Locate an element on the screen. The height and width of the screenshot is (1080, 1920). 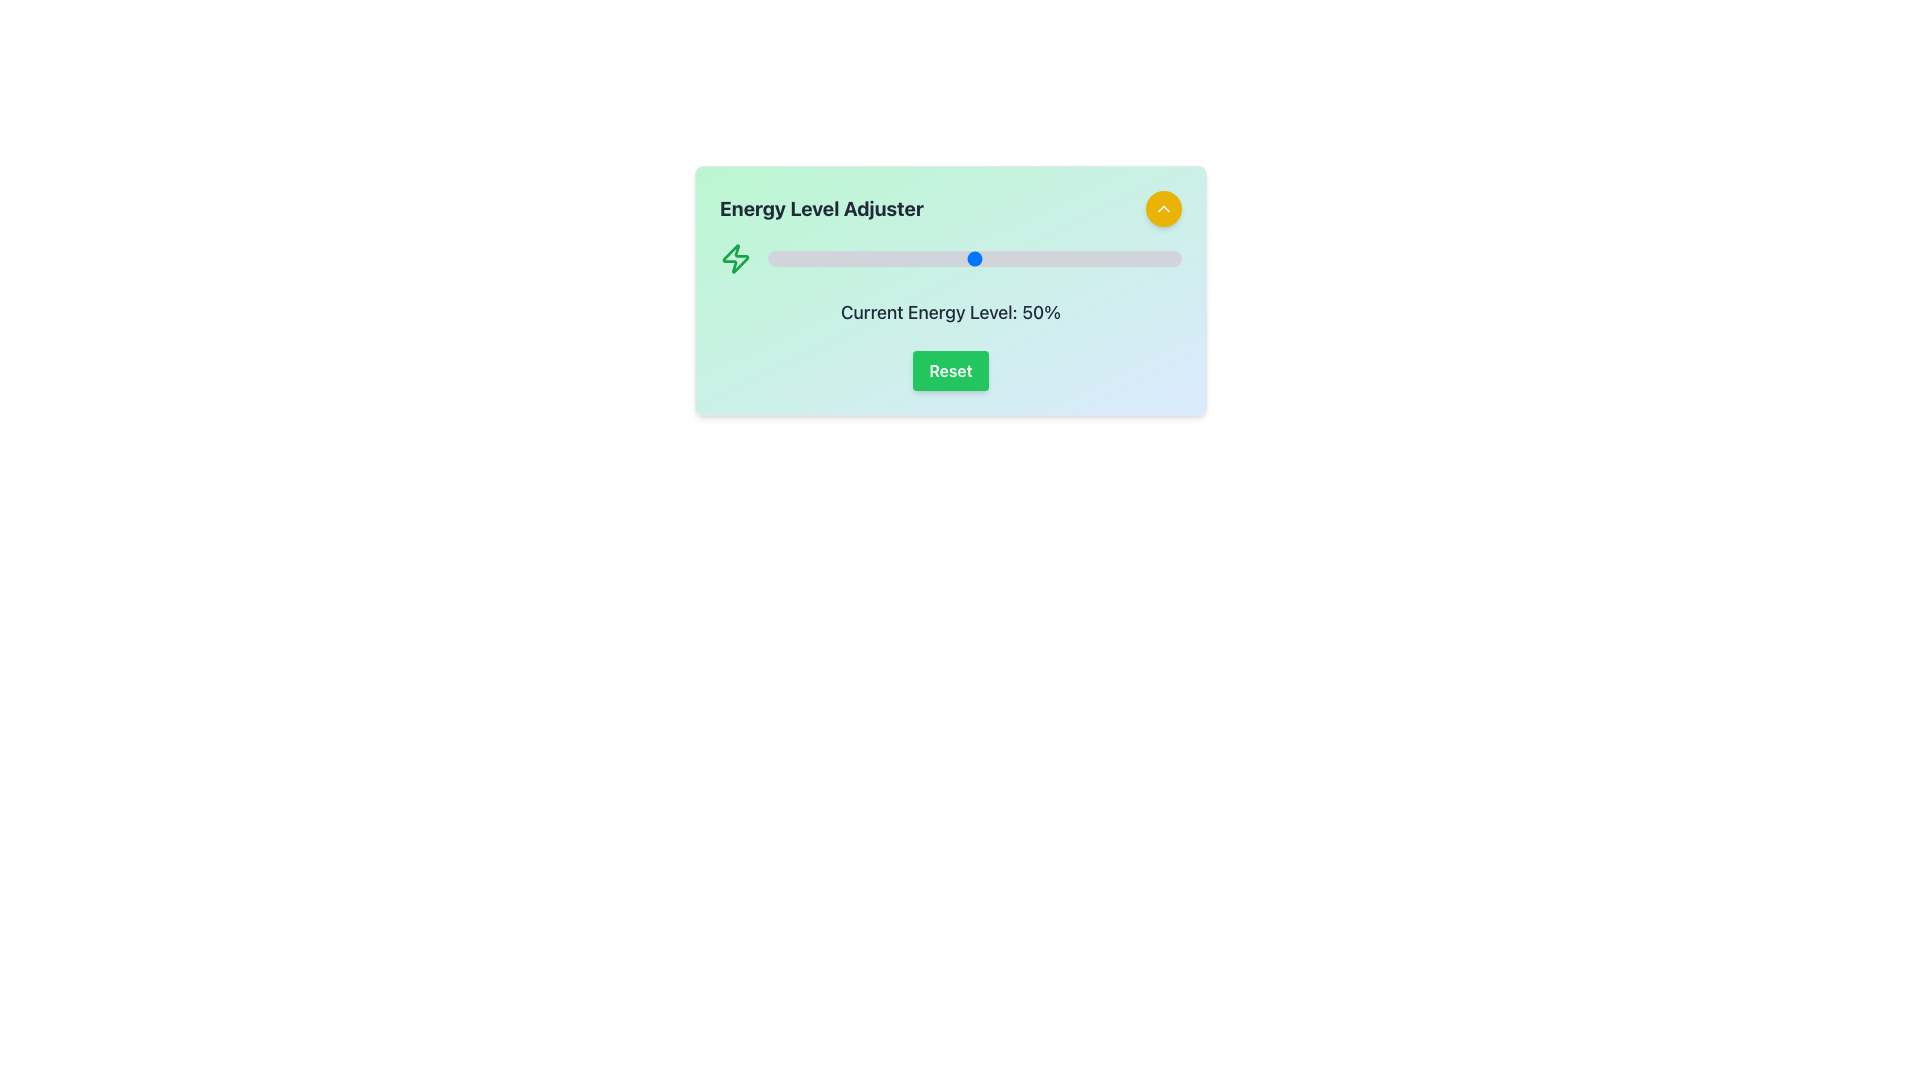
the Heading text that identifies the energy level adjustment module is located at coordinates (821, 208).